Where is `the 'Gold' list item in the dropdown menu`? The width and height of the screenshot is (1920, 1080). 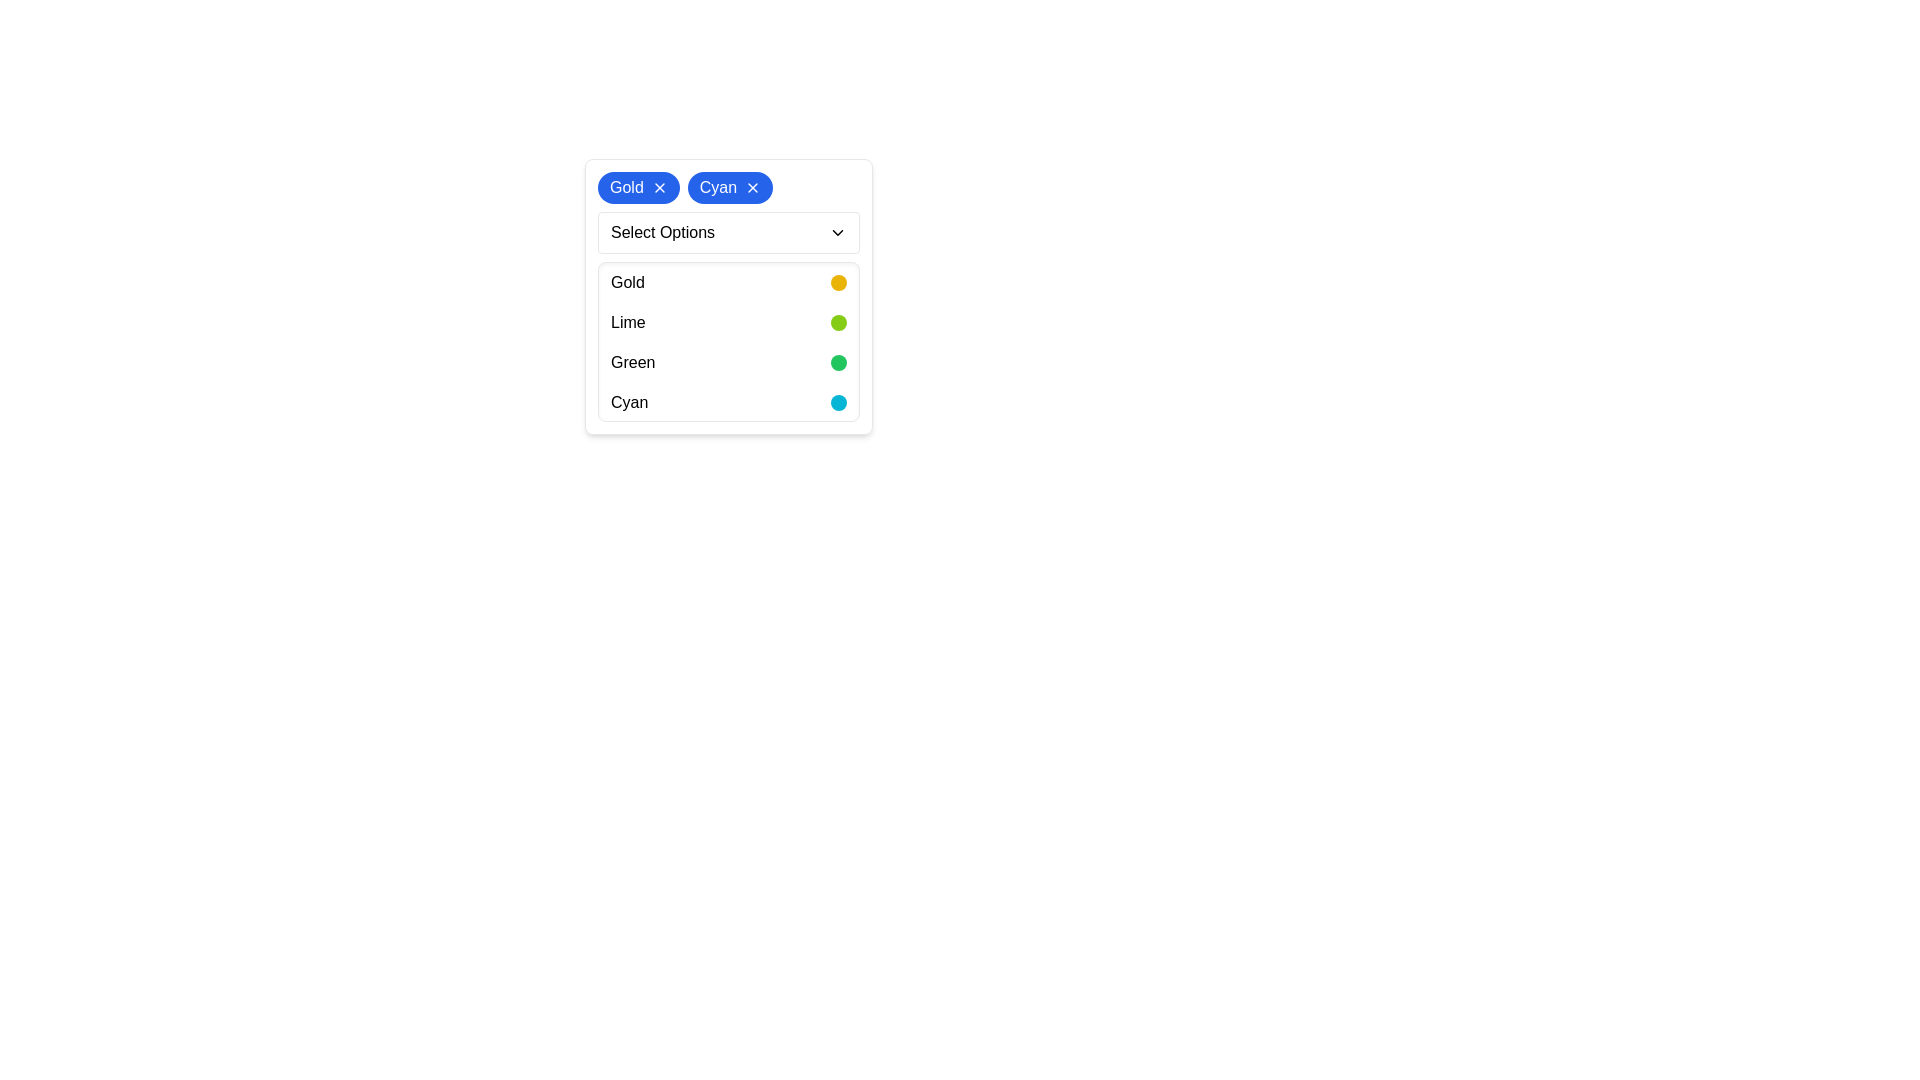 the 'Gold' list item in the dropdown menu is located at coordinates (728, 297).